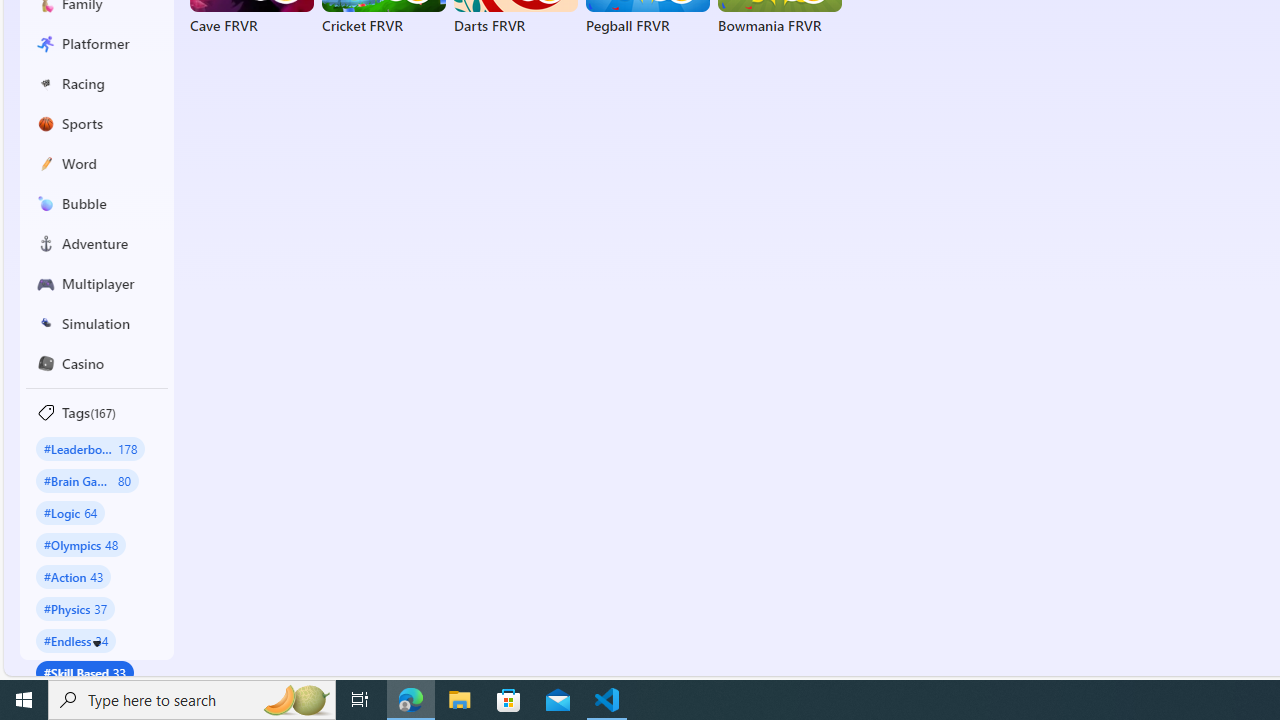 This screenshot has height=720, width=1280. Describe the element at coordinates (84, 672) in the screenshot. I see `'#Skill Based 33'` at that location.